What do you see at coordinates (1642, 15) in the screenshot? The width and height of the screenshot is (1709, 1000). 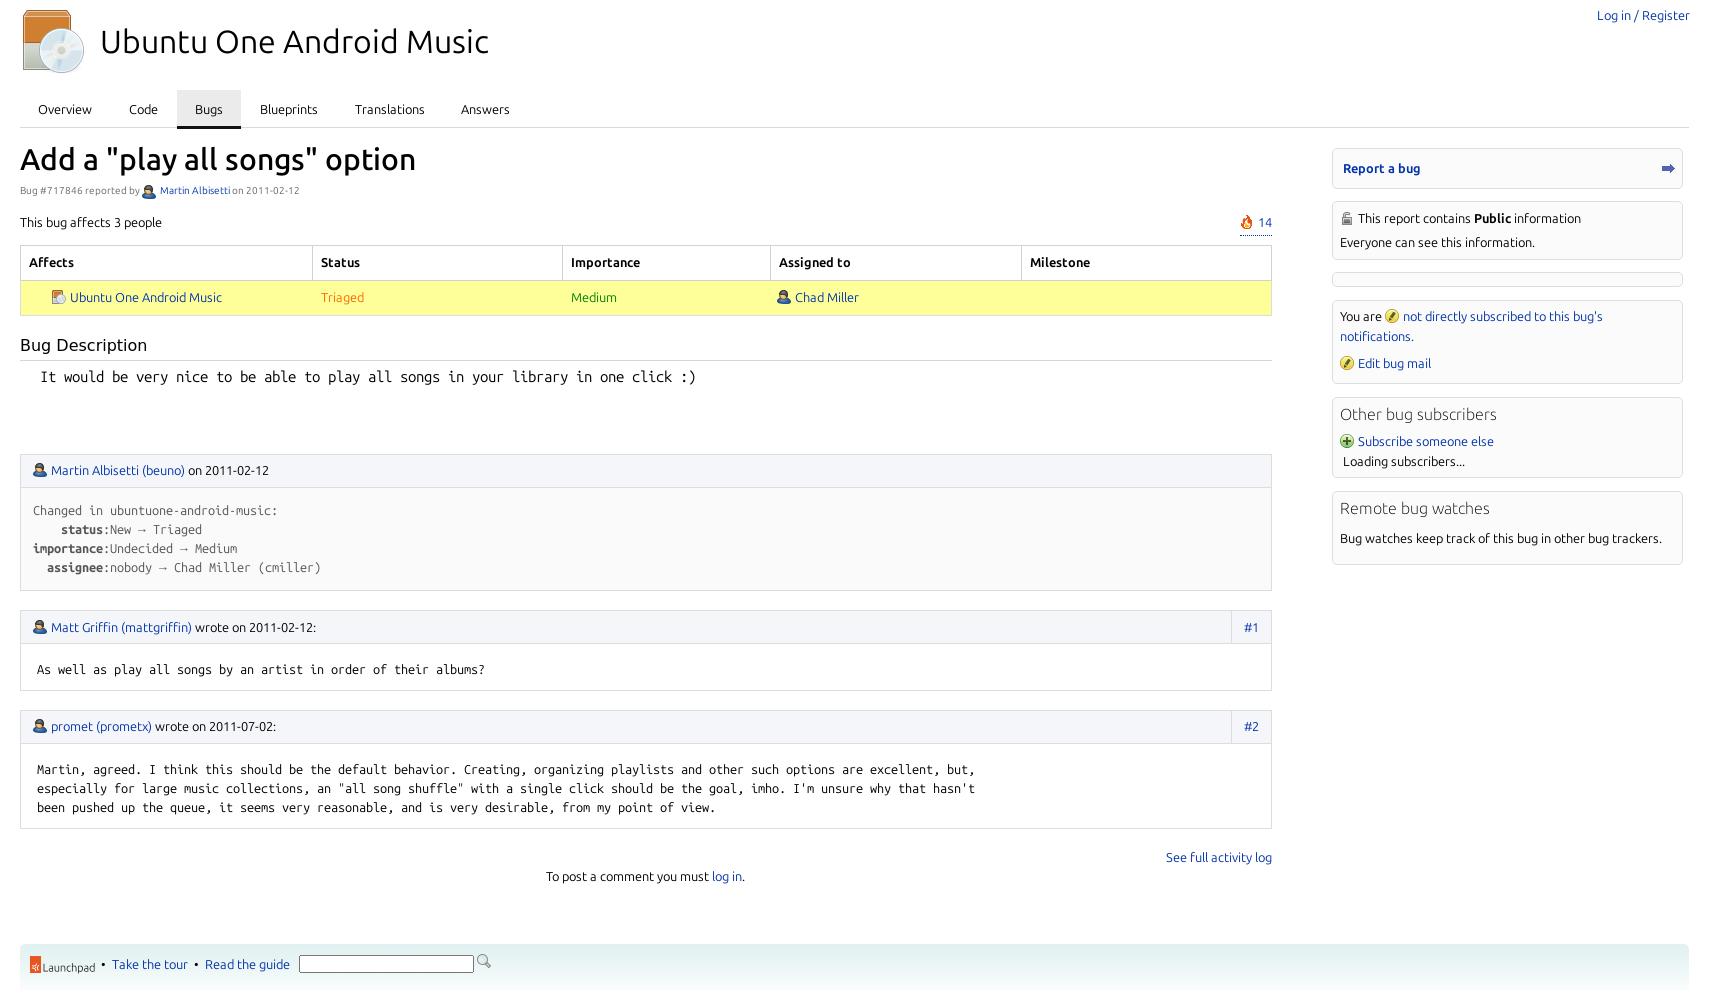 I see `'Log in / Register'` at bounding box center [1642, 15].